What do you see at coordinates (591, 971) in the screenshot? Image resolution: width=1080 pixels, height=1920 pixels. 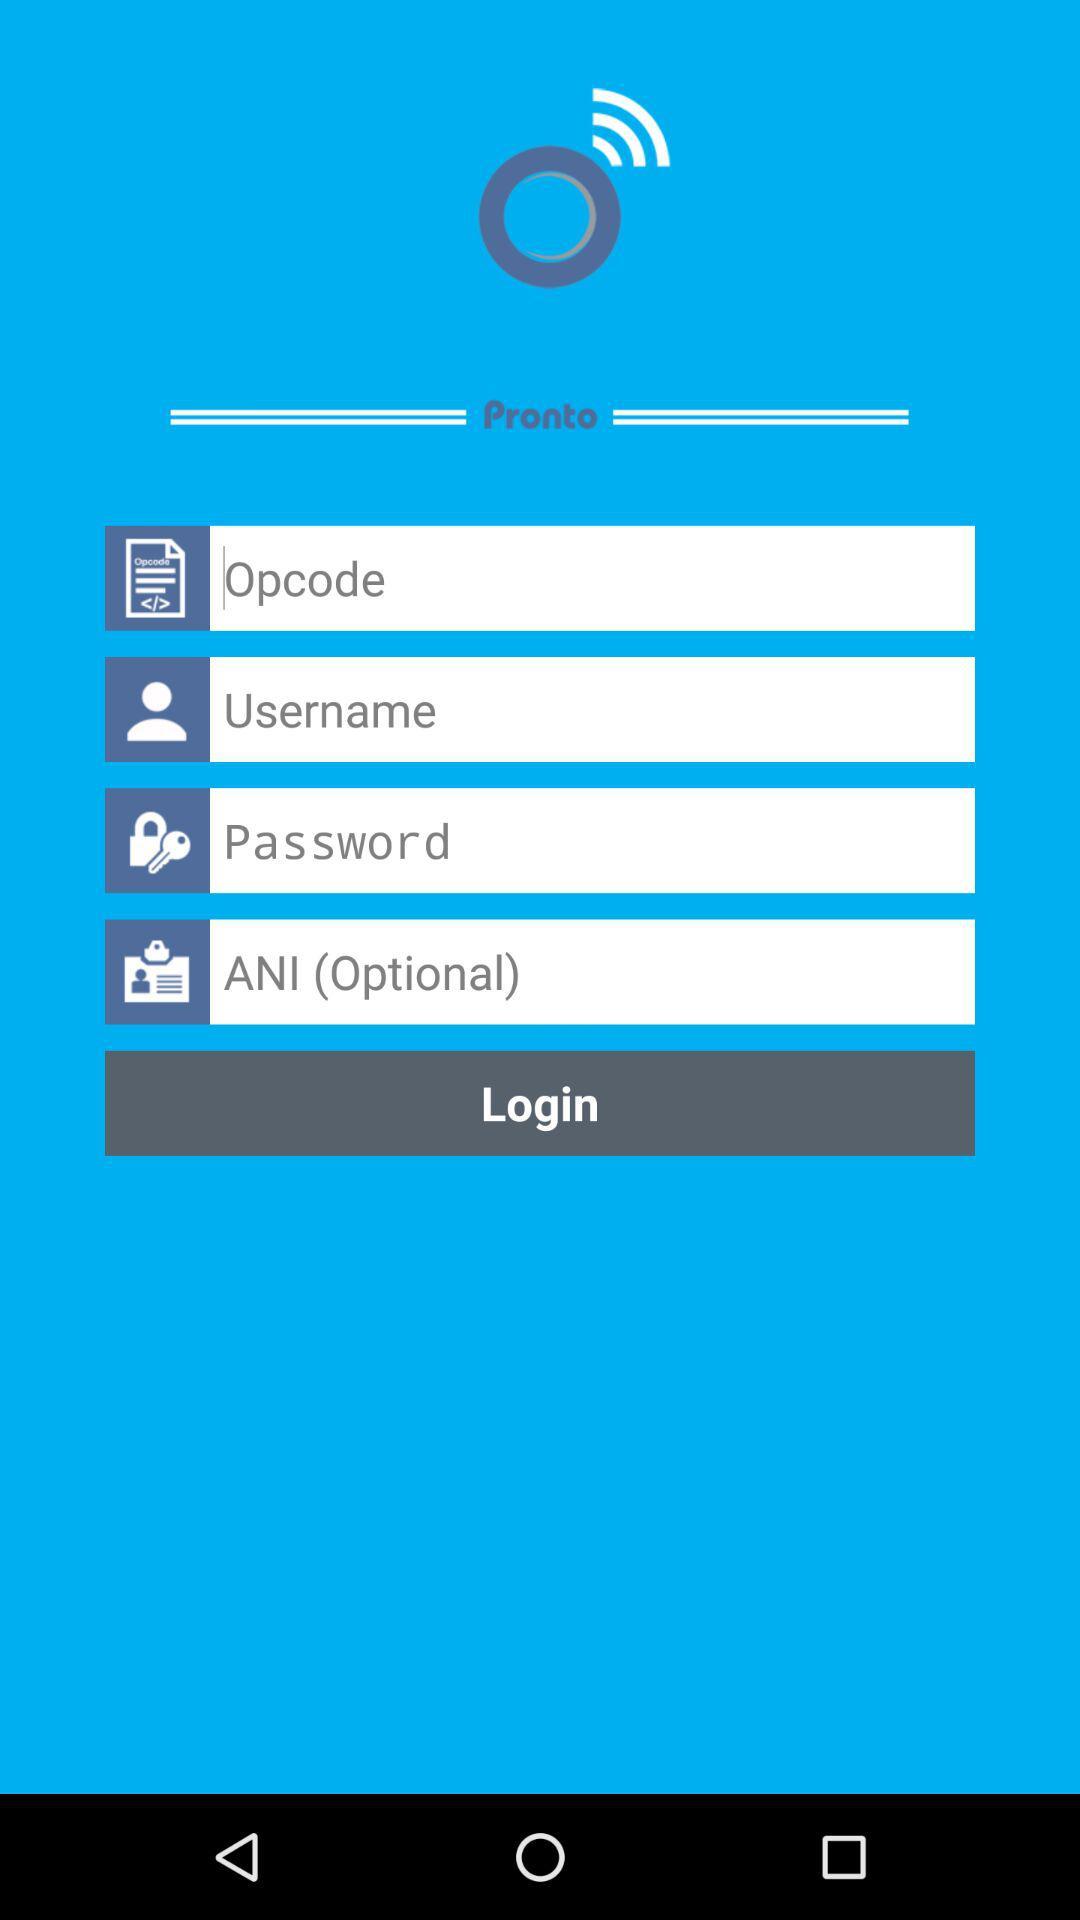 I see `the ani` at bounding box center [591, 971].